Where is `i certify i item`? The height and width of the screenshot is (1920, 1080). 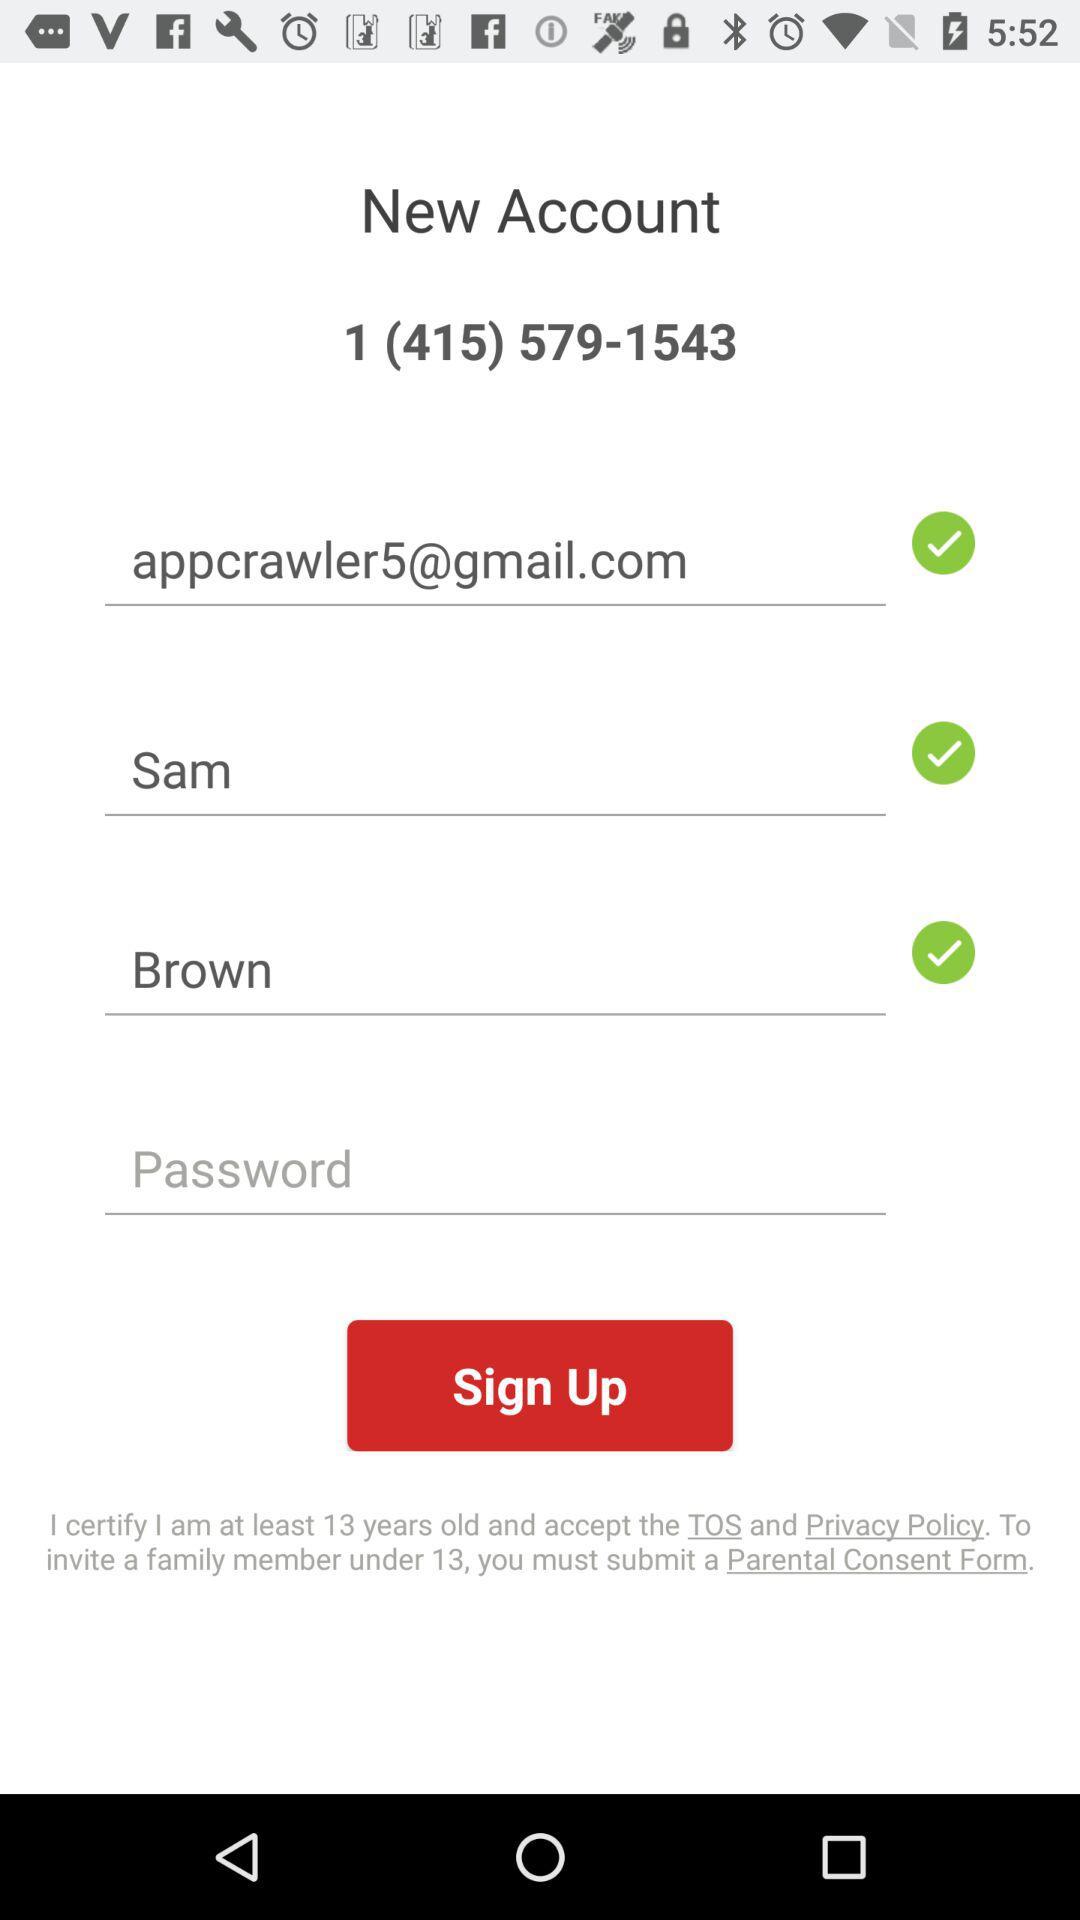
i certify i item is located at coordinates (540, 1539).